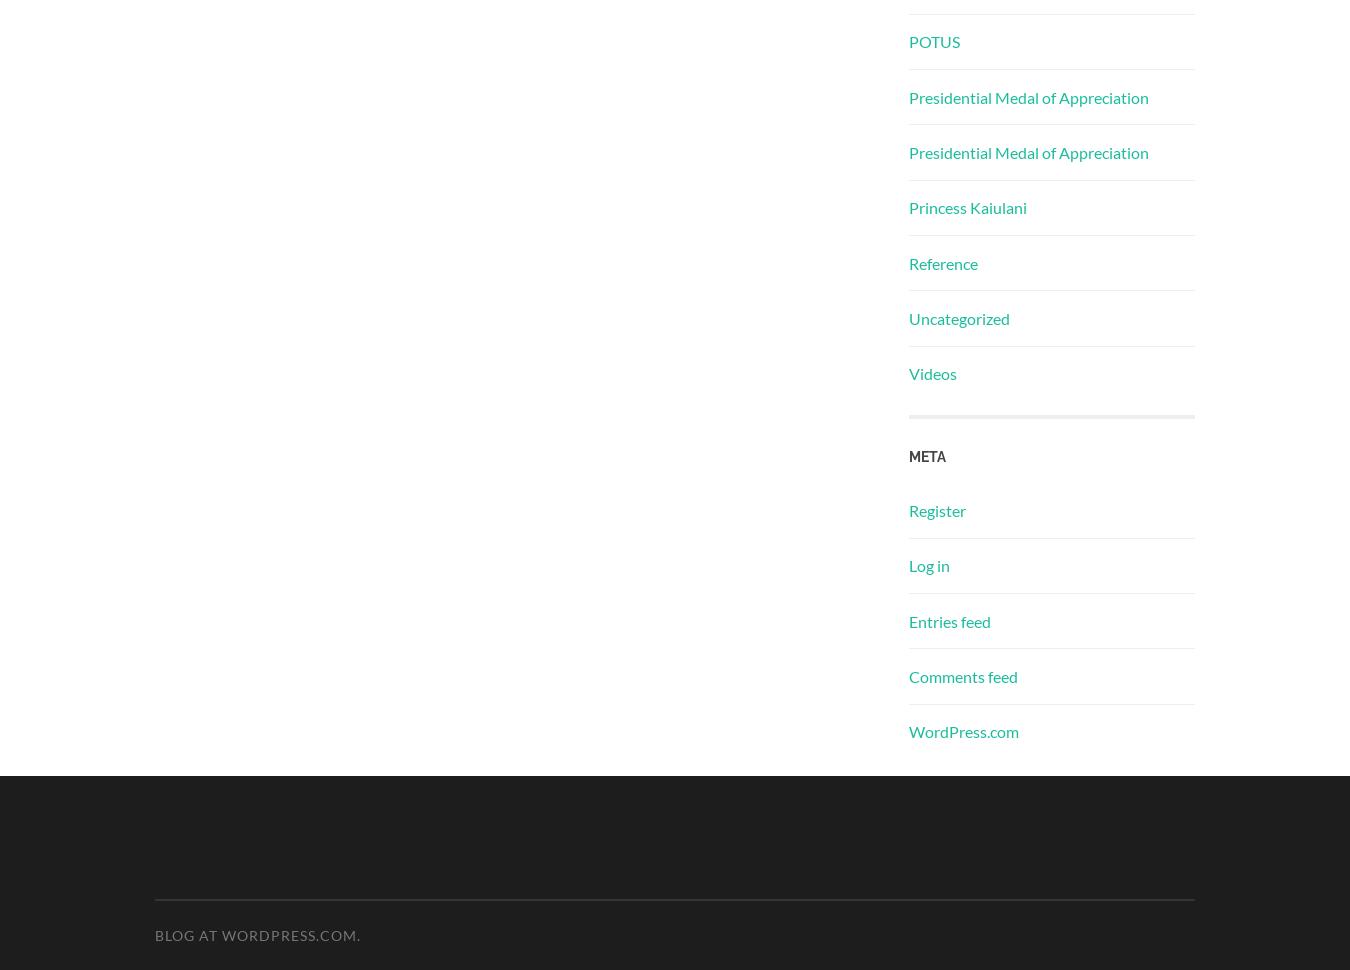 The height and width of the screenshot is (970, 1350). Describe the element at coordinates (933, 41) in the screenshot. I see `'POTUS'` at that location.